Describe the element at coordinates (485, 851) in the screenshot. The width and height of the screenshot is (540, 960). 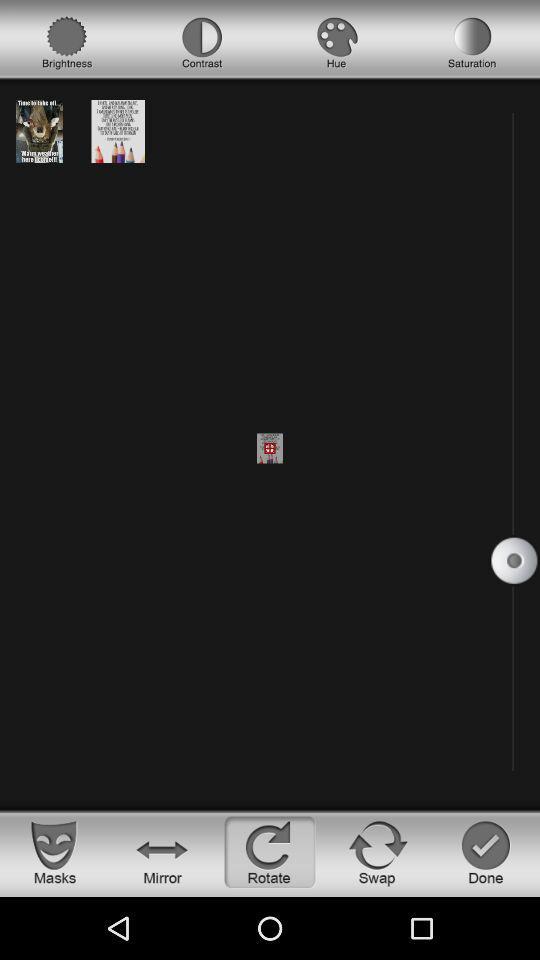
I see `the check icon` at that location.